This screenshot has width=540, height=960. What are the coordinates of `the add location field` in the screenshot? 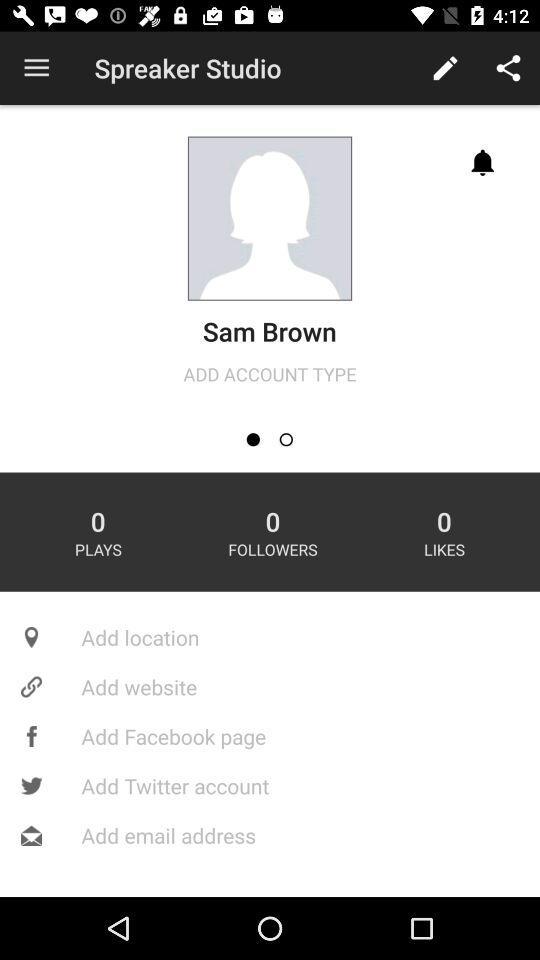 It's located at (270, 636).